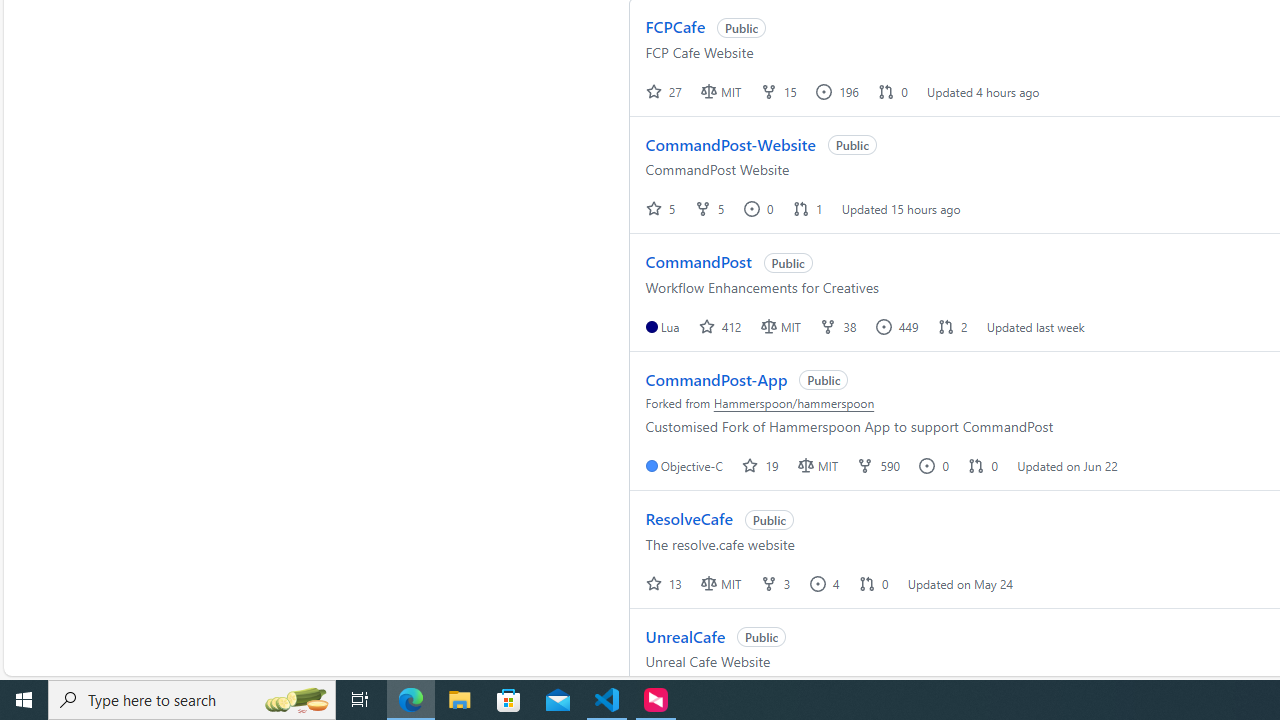 This screenshot has width=1280, height=720. I want to click on ' 449 ', so click(897, 325).